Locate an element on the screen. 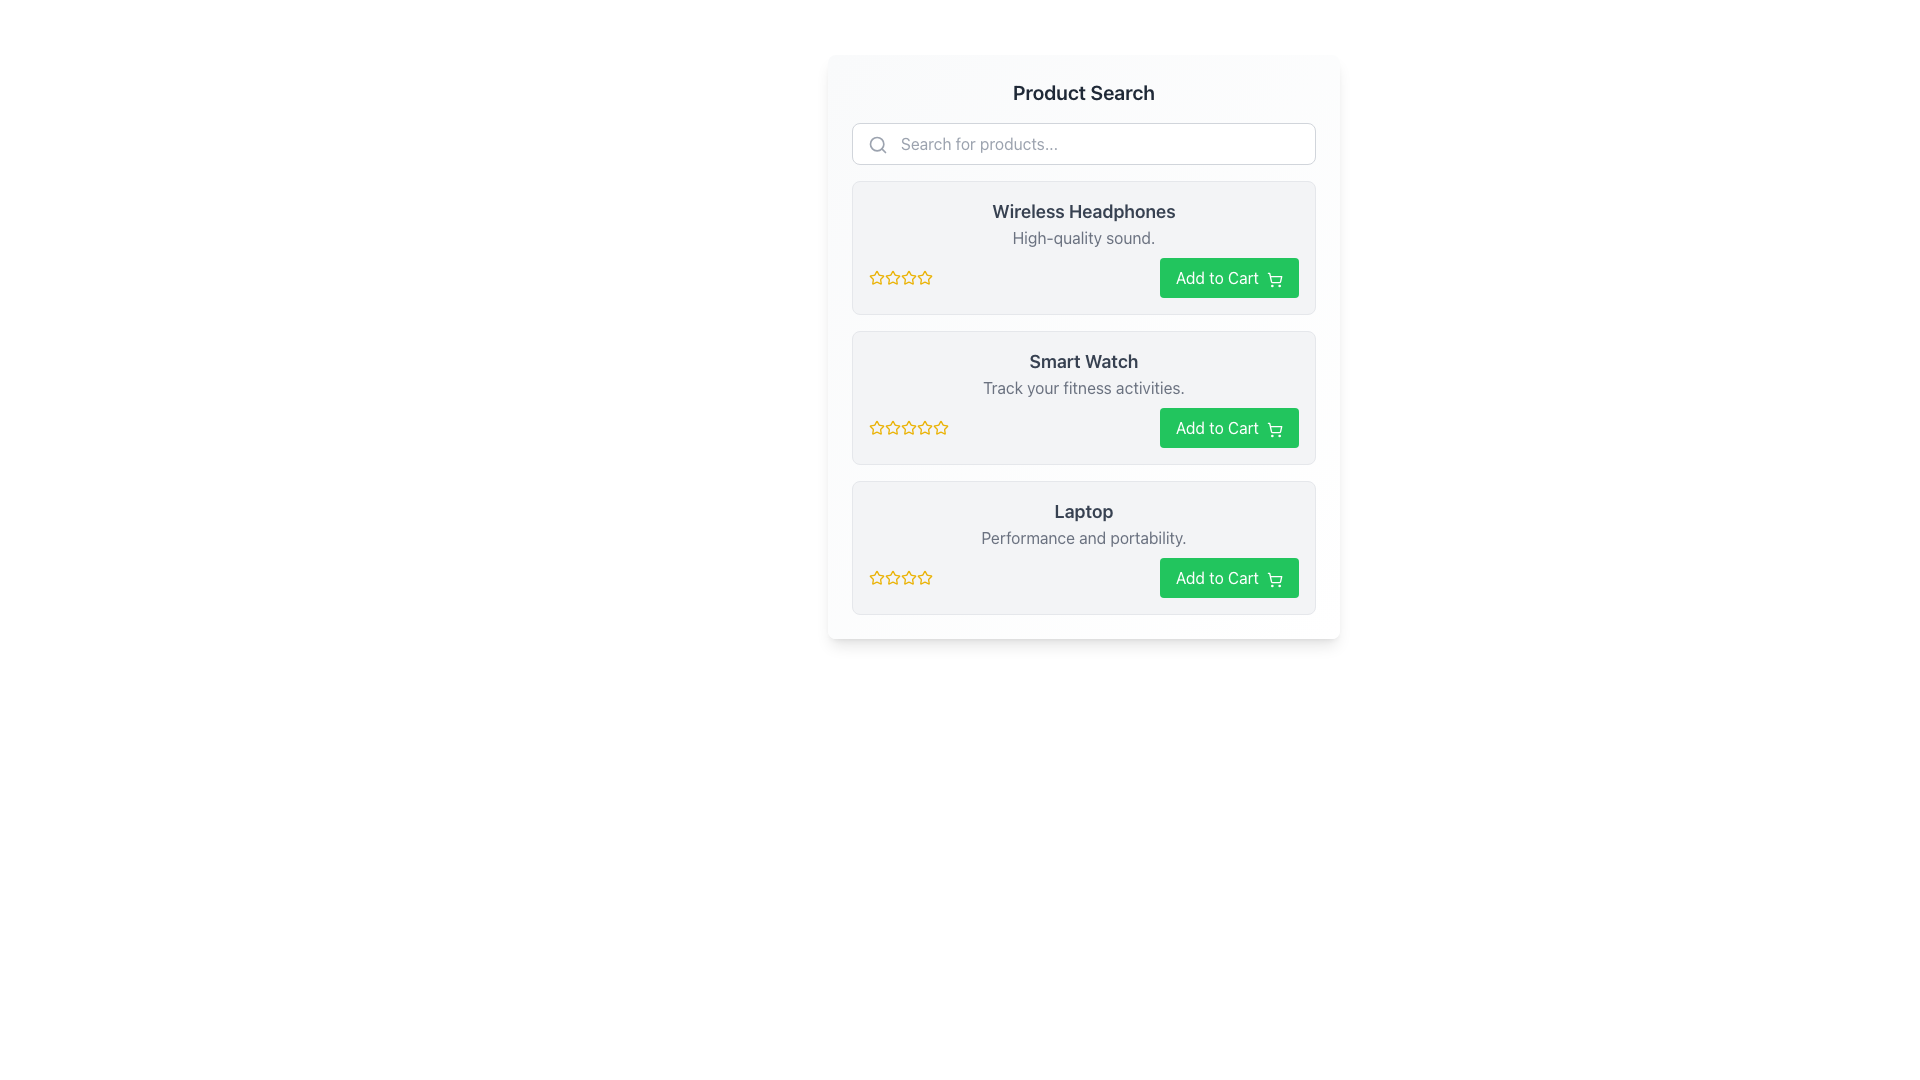  the first star graphic icon representing the rating for the product located beneath the 'Laptop' description in the third product card is located at coordinates (877, 577).